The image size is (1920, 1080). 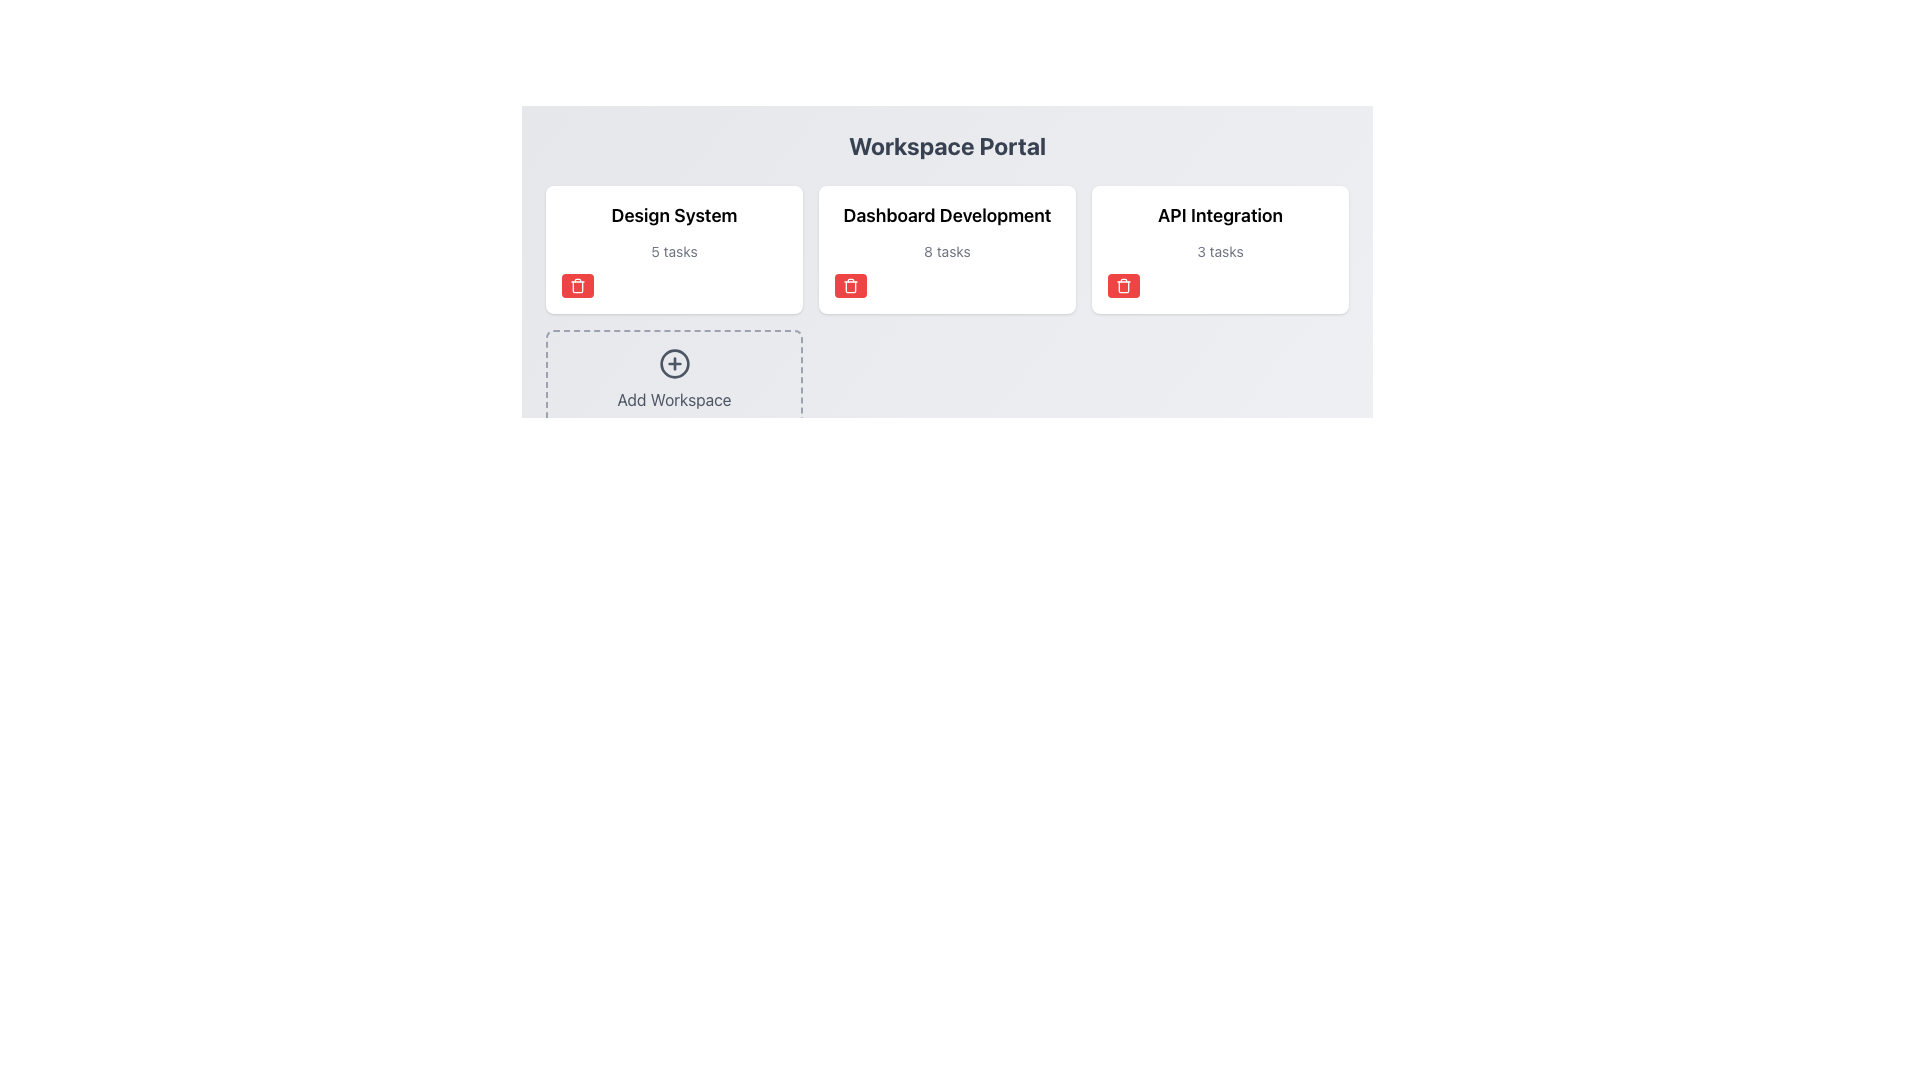 What do you see at coordinates (1219, 250) in the screenshot?
I see `the text label displaying '3 tasks', which is styled in gray and positioned beneath the 'API Integration' header` at bounding box center [1219, 250].